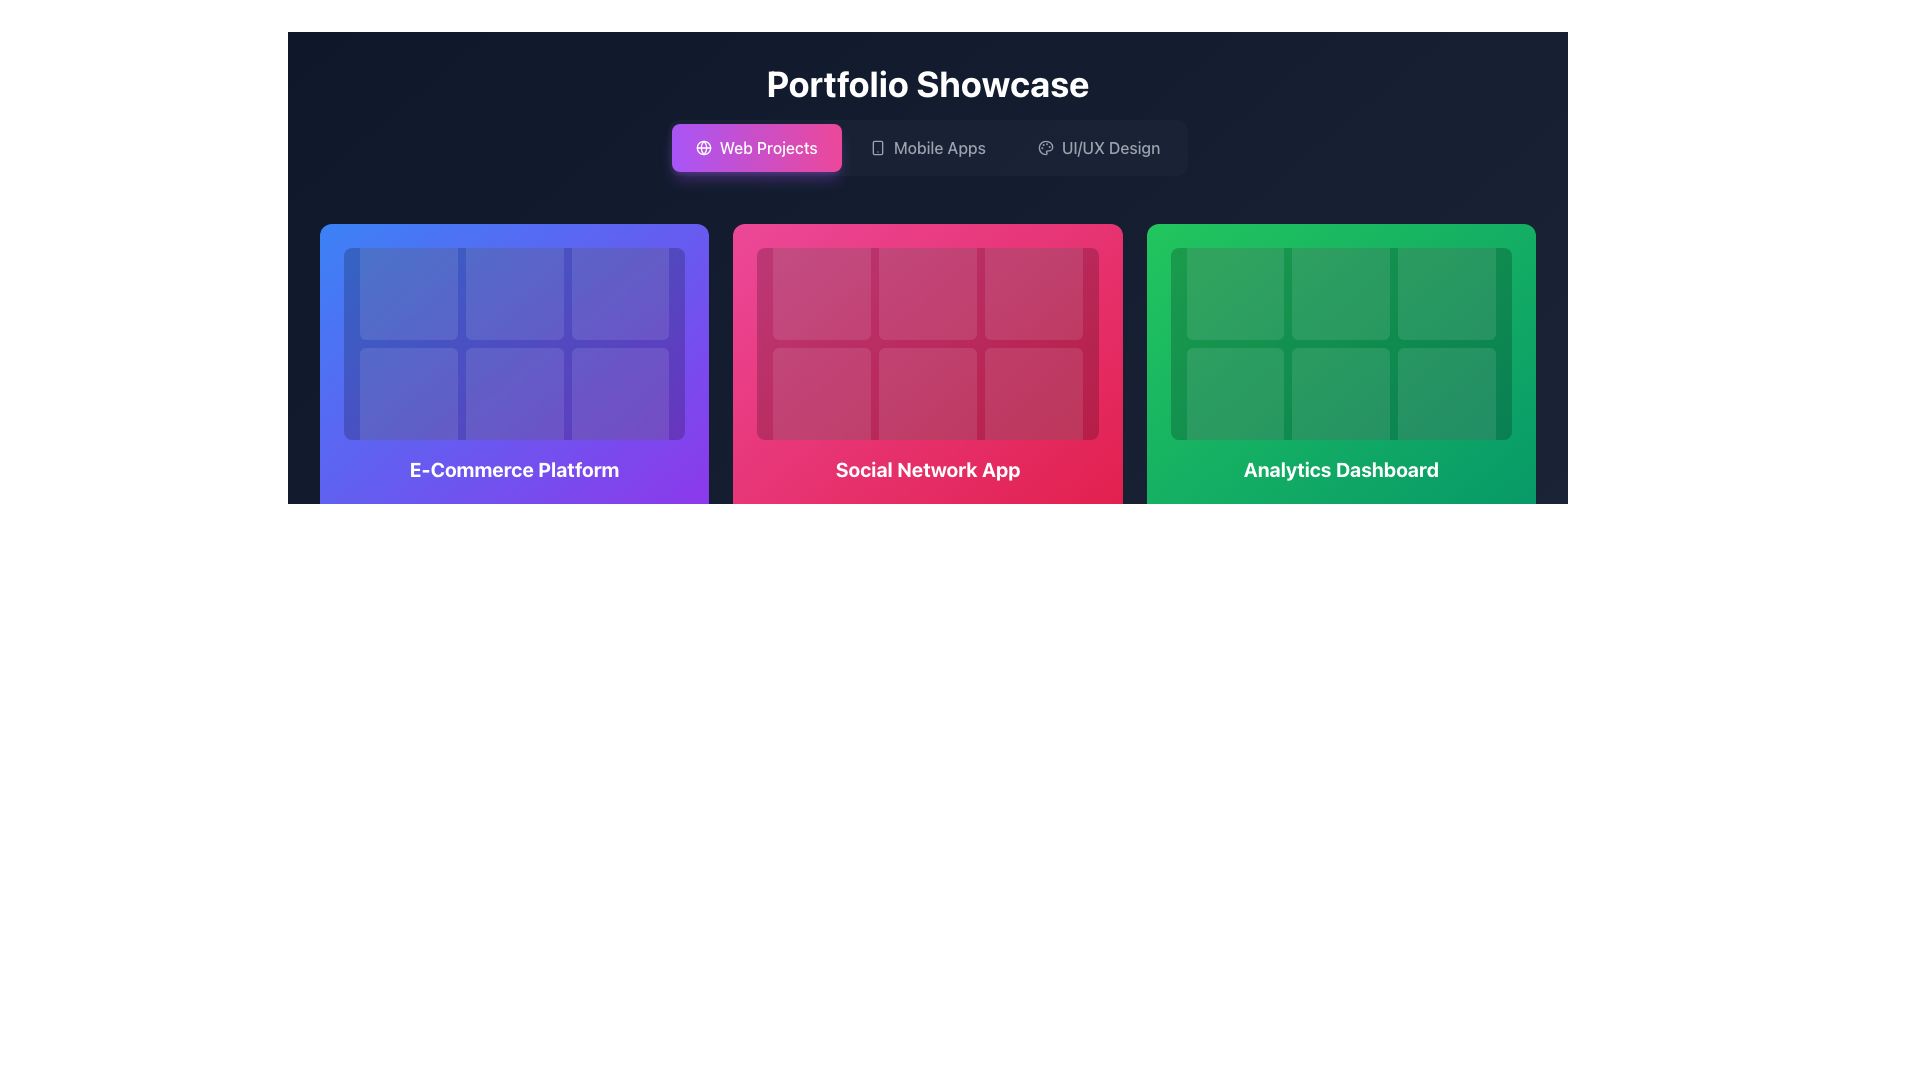  What do you see at coordinates (938, 146) in the screenshot?
I see `text content of the 'Mobile Apps' navigational link located in the top center portion of the interface, specifically the second item in the navigation bar` at bounding box center [938, 146].